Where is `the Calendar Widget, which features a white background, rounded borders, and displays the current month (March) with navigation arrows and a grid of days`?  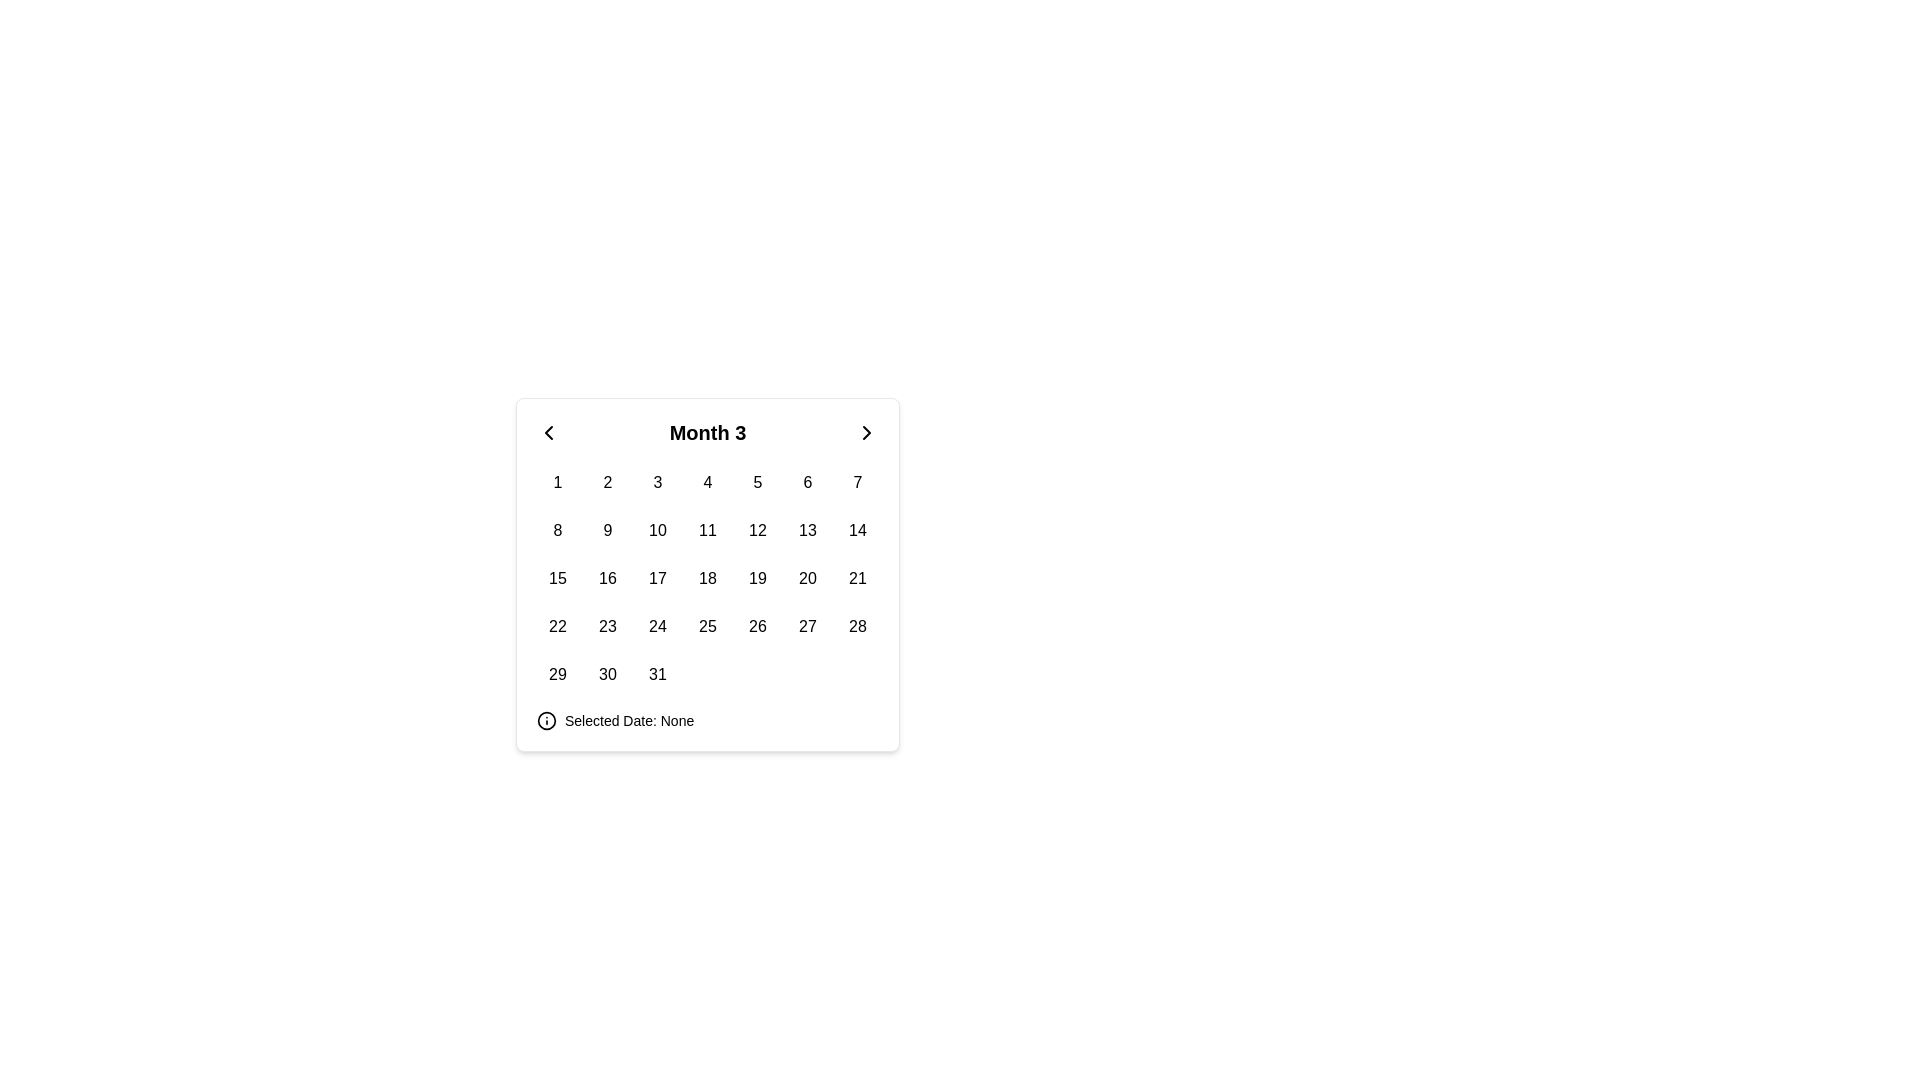
the Calendar Widget, which features a white background, rounded borders, and displays the current month (March) with navigation arrows and a grid of days is located at coordinates (708, 574).